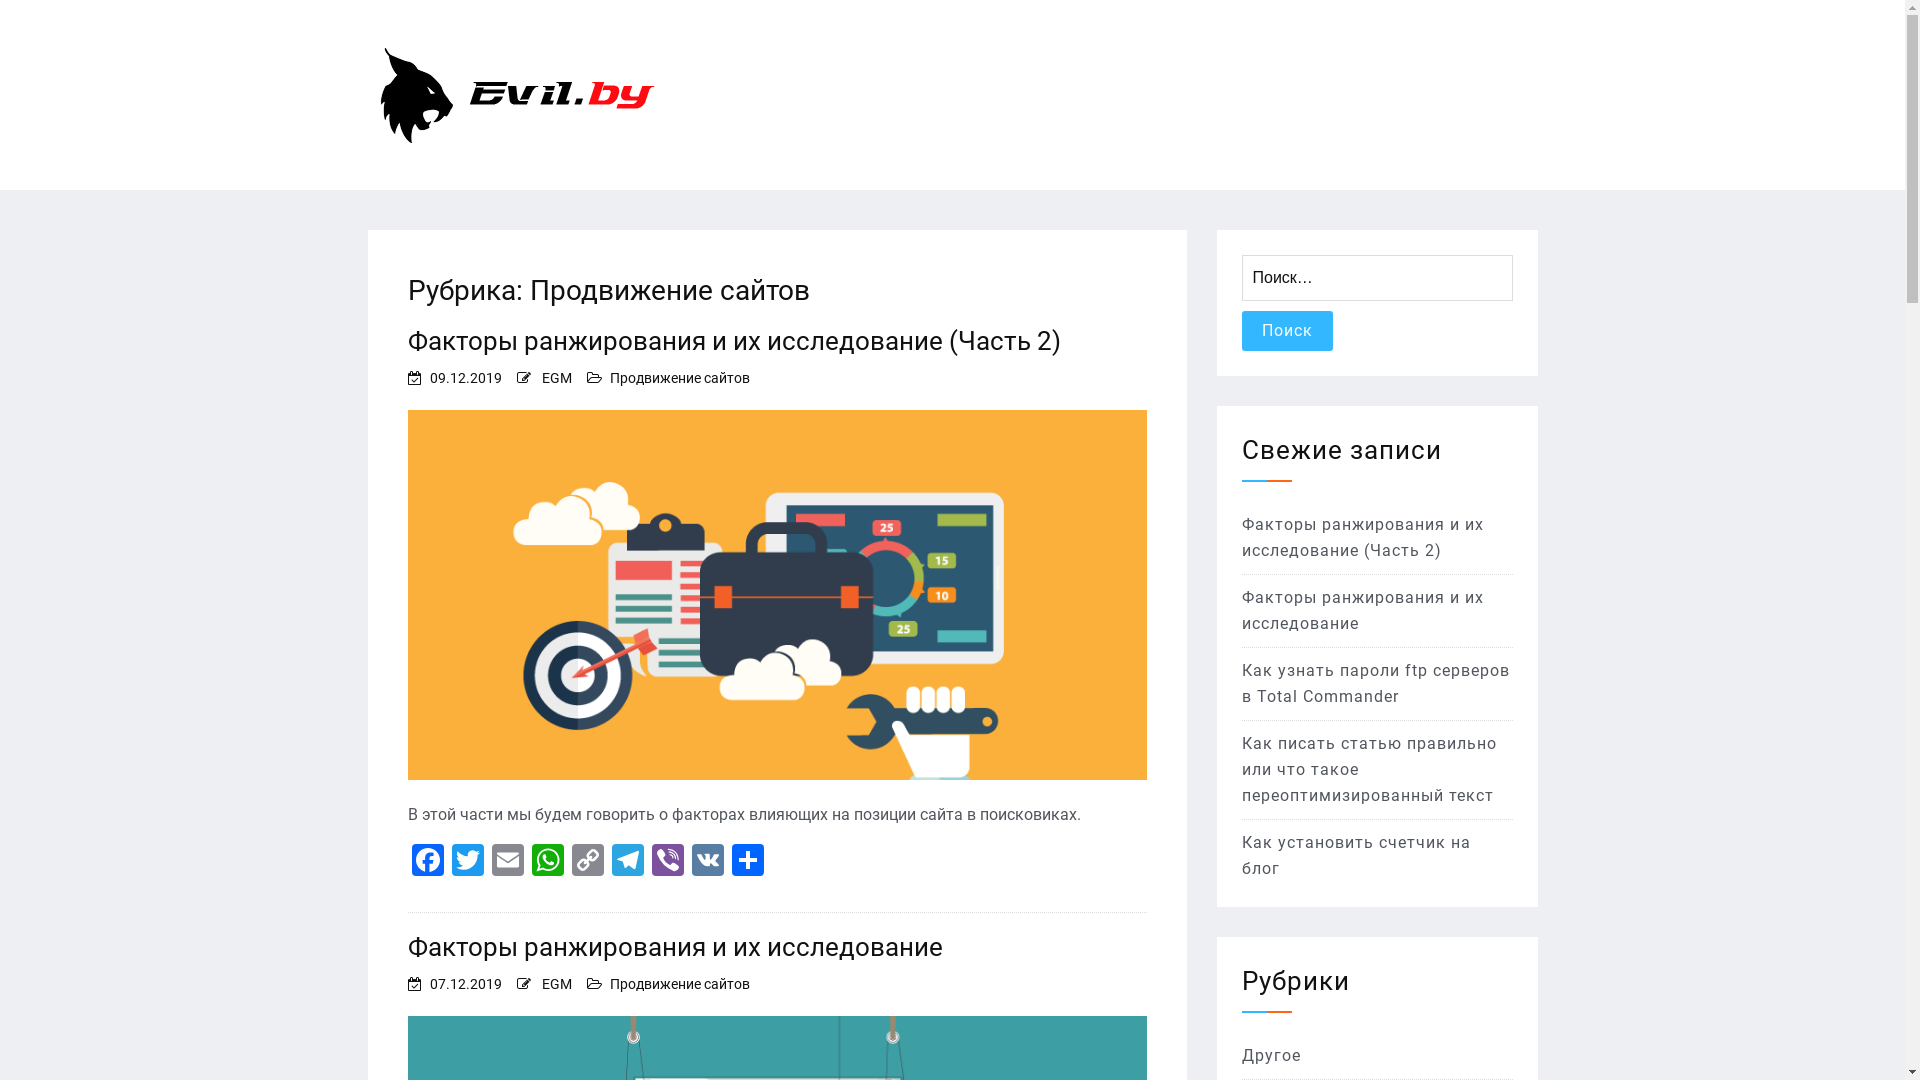 The height and width of the screenshot is (1080, 1920). I want to click on 'WhatsApp', so click(528, 861).